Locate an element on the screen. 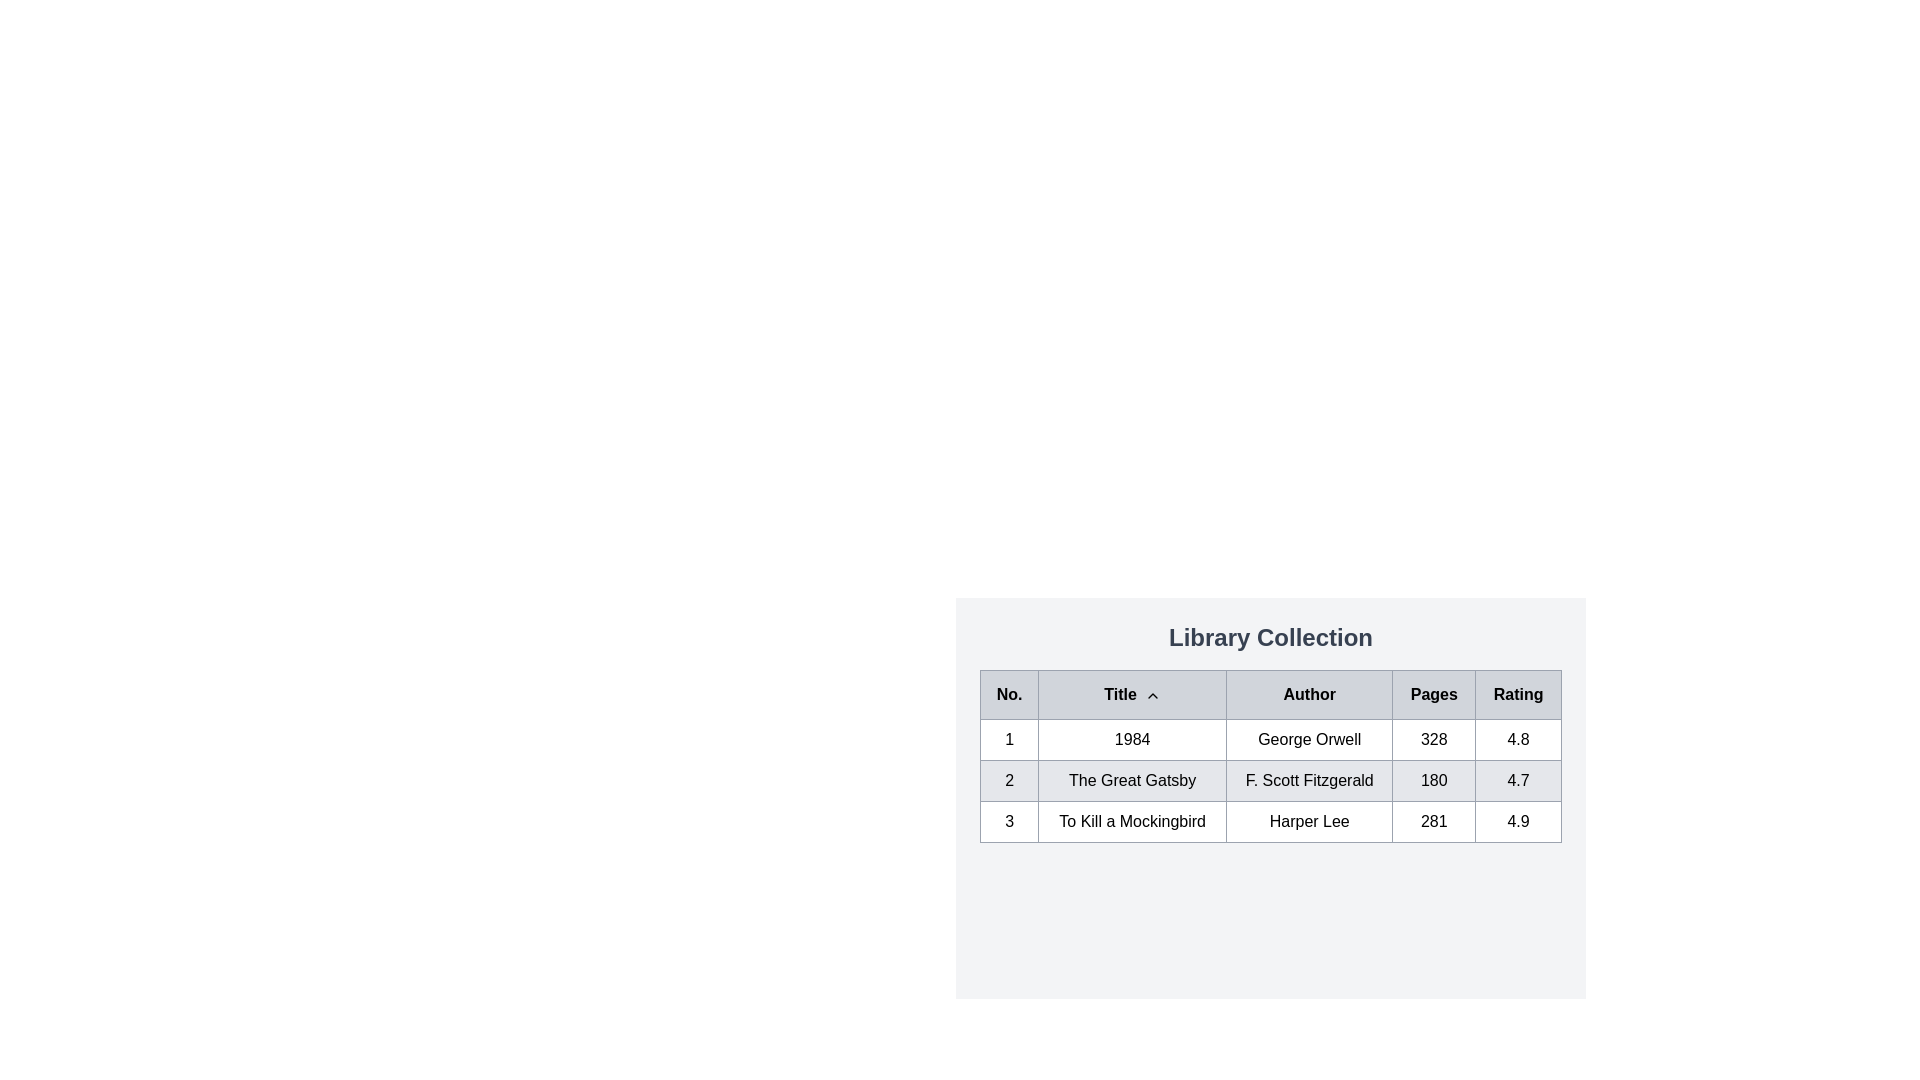  the static table cell displaying the author's name for the book '1984', located in the third column of the table under the 'Author' header is located at coordinates (1309, 740).